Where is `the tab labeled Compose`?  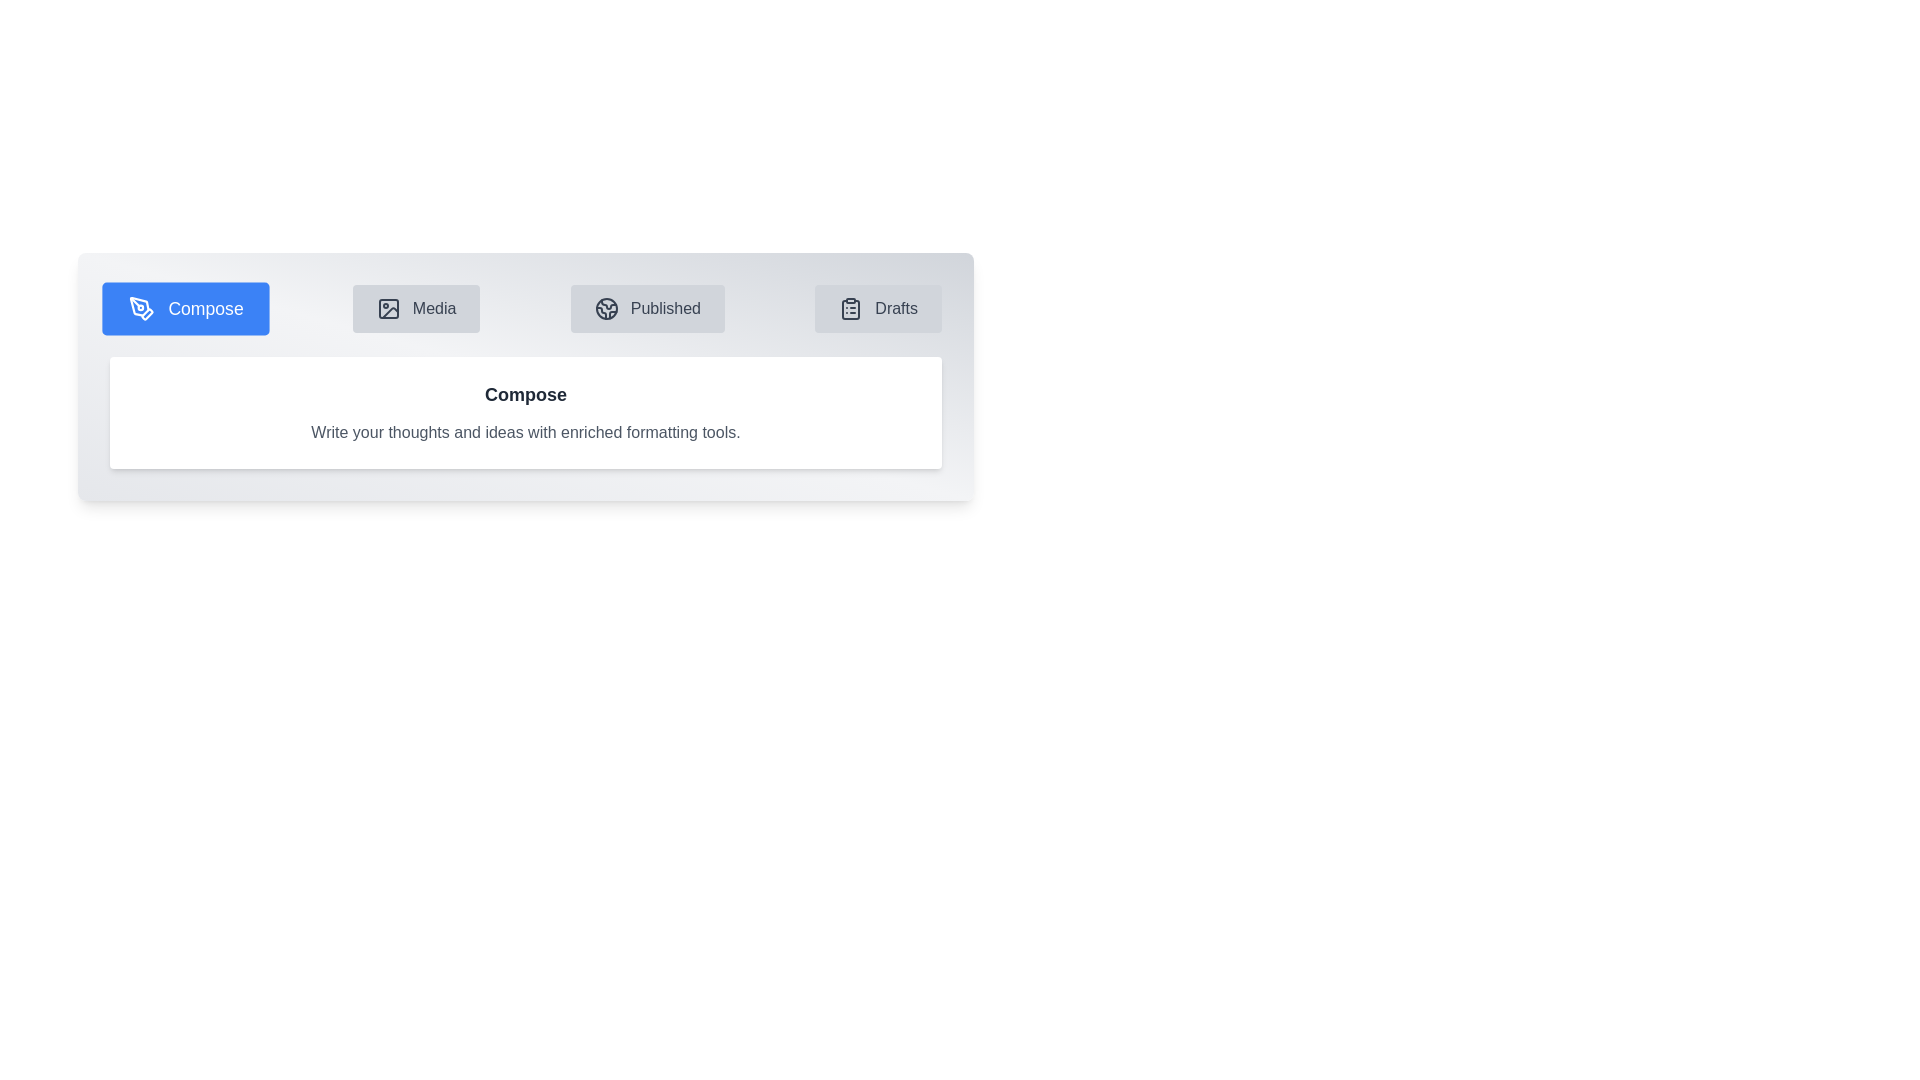 the tab labeled Compose is located at coordinates (186, 308).